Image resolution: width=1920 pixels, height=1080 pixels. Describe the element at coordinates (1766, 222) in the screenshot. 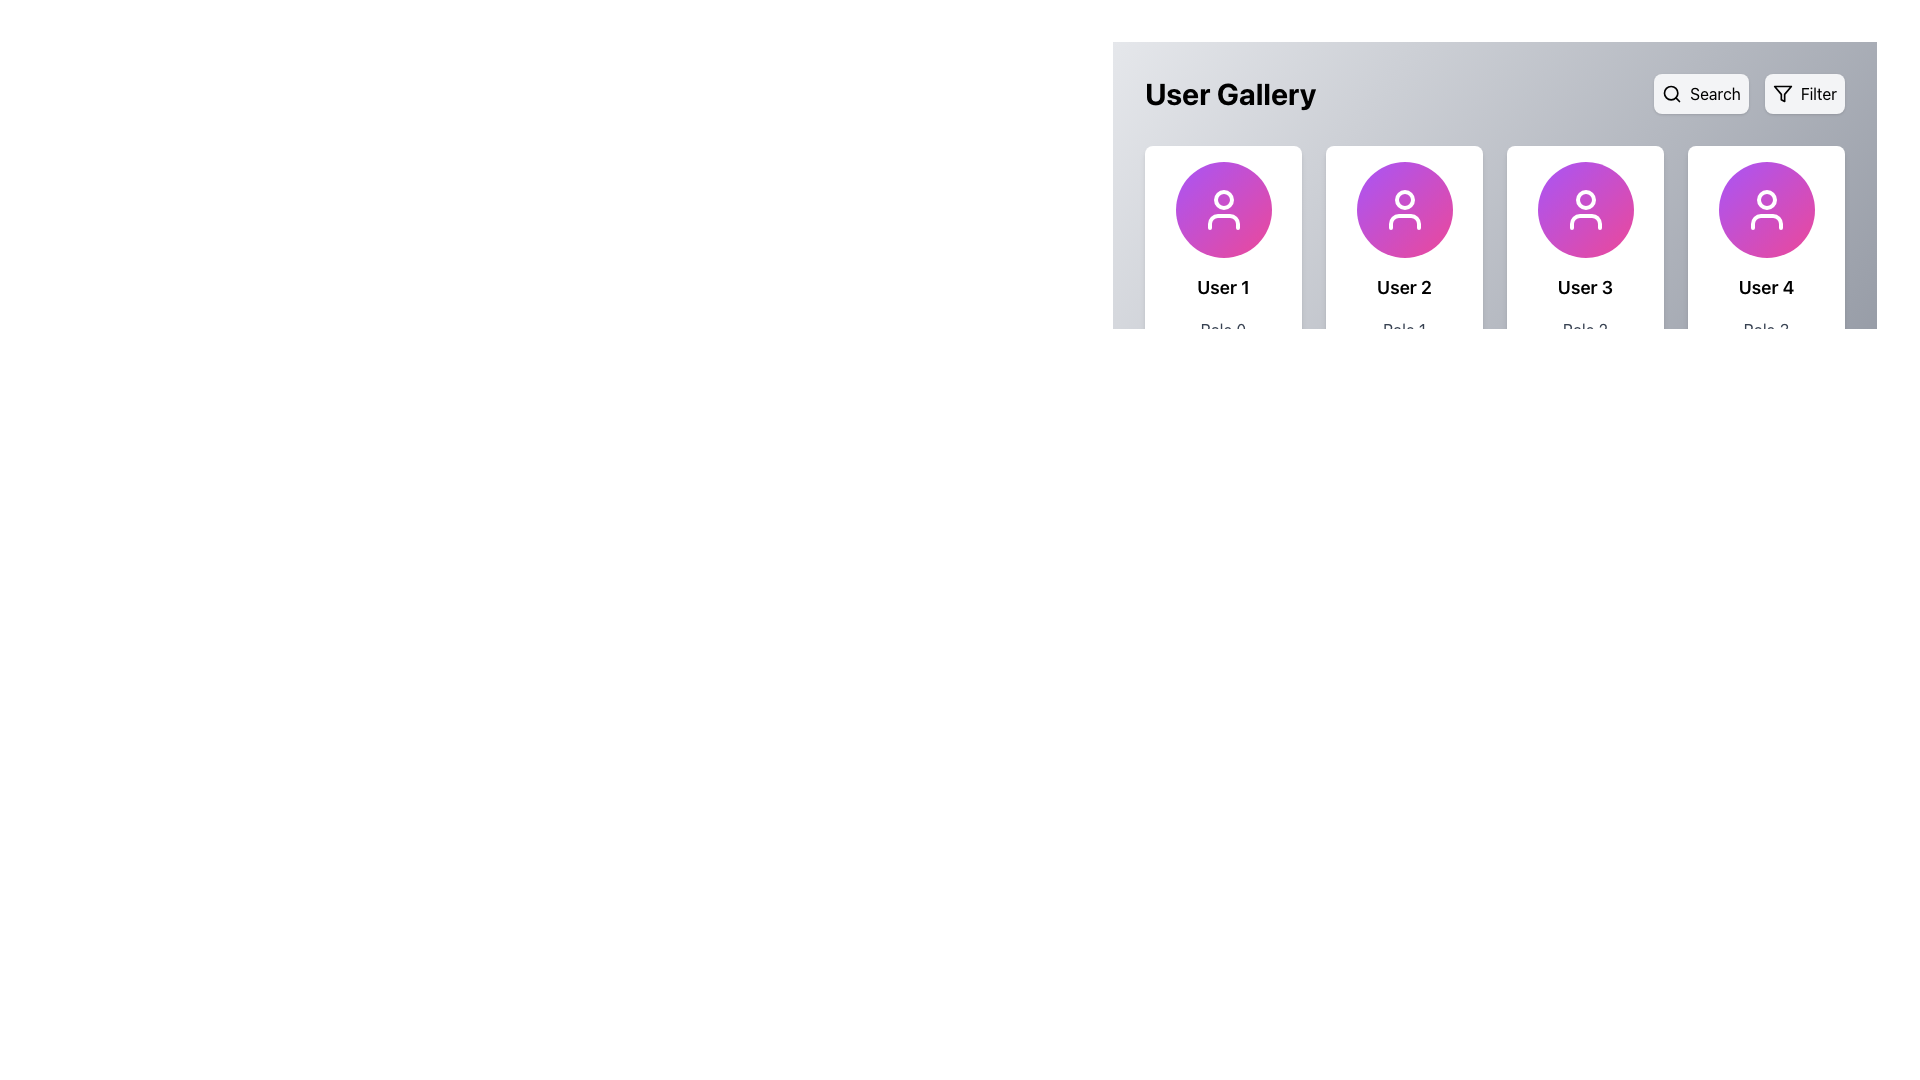

I see `the torso segment of the 'User 4' profile icon, which is located at the far-right of the user gallery and is positioned below the circular head representation` at that location.